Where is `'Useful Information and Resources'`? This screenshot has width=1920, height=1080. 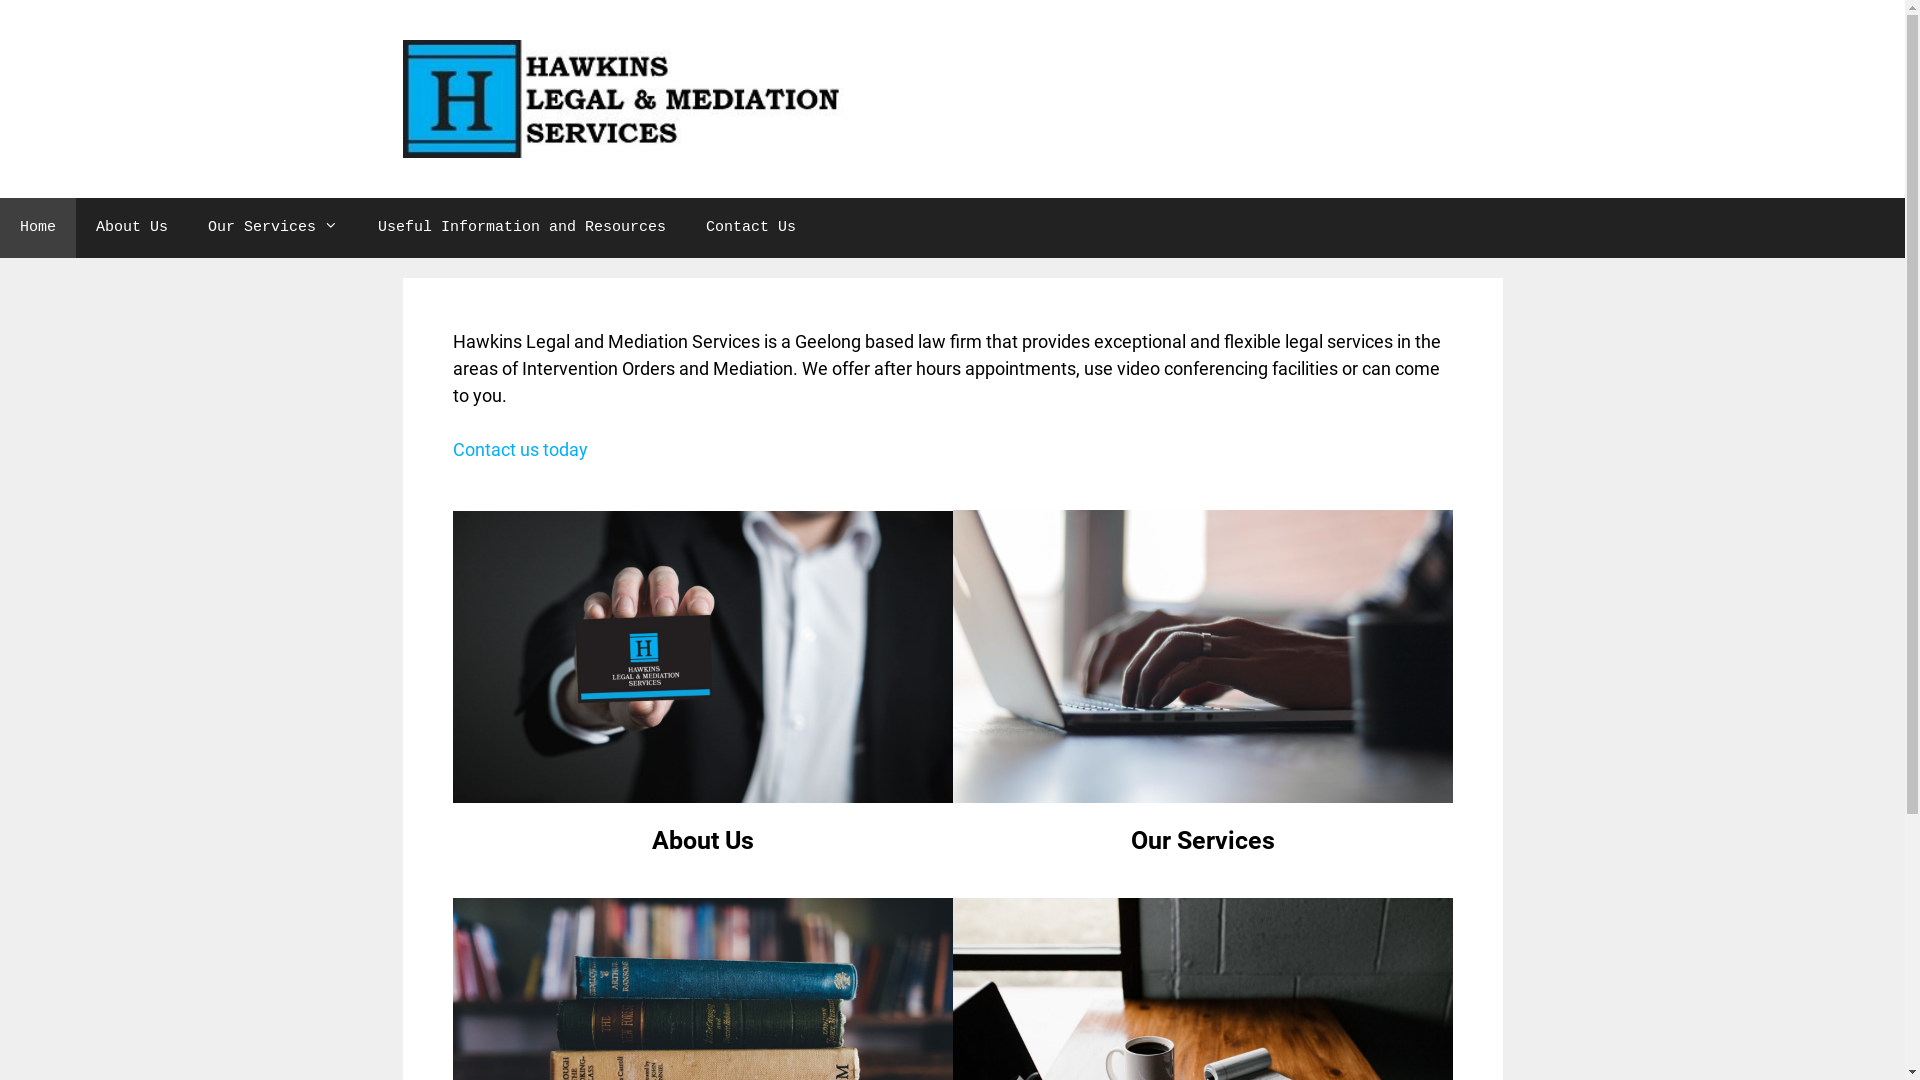 'Useful Information and Resources' is located at coordinates (522, 226).